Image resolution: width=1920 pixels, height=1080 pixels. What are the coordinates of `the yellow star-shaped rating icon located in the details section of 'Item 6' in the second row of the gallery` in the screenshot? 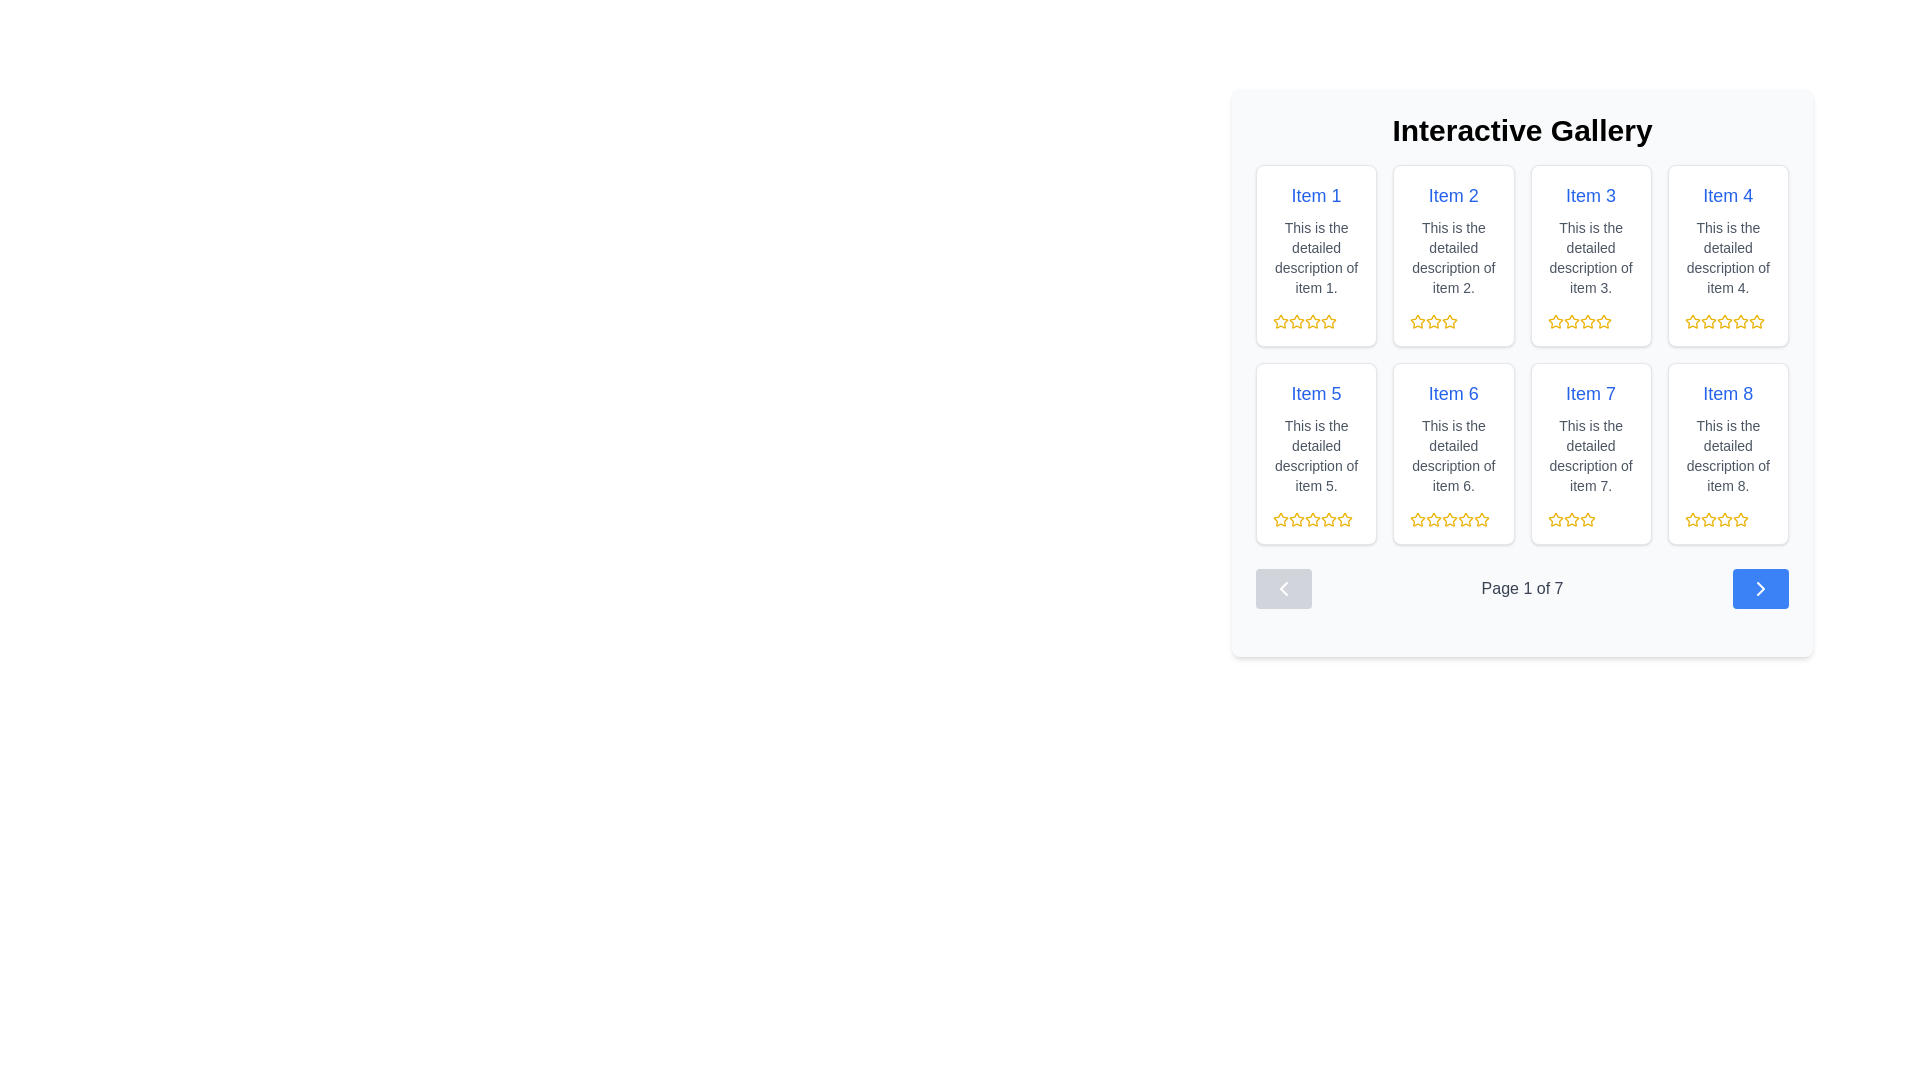 It's located at (1417, 519).